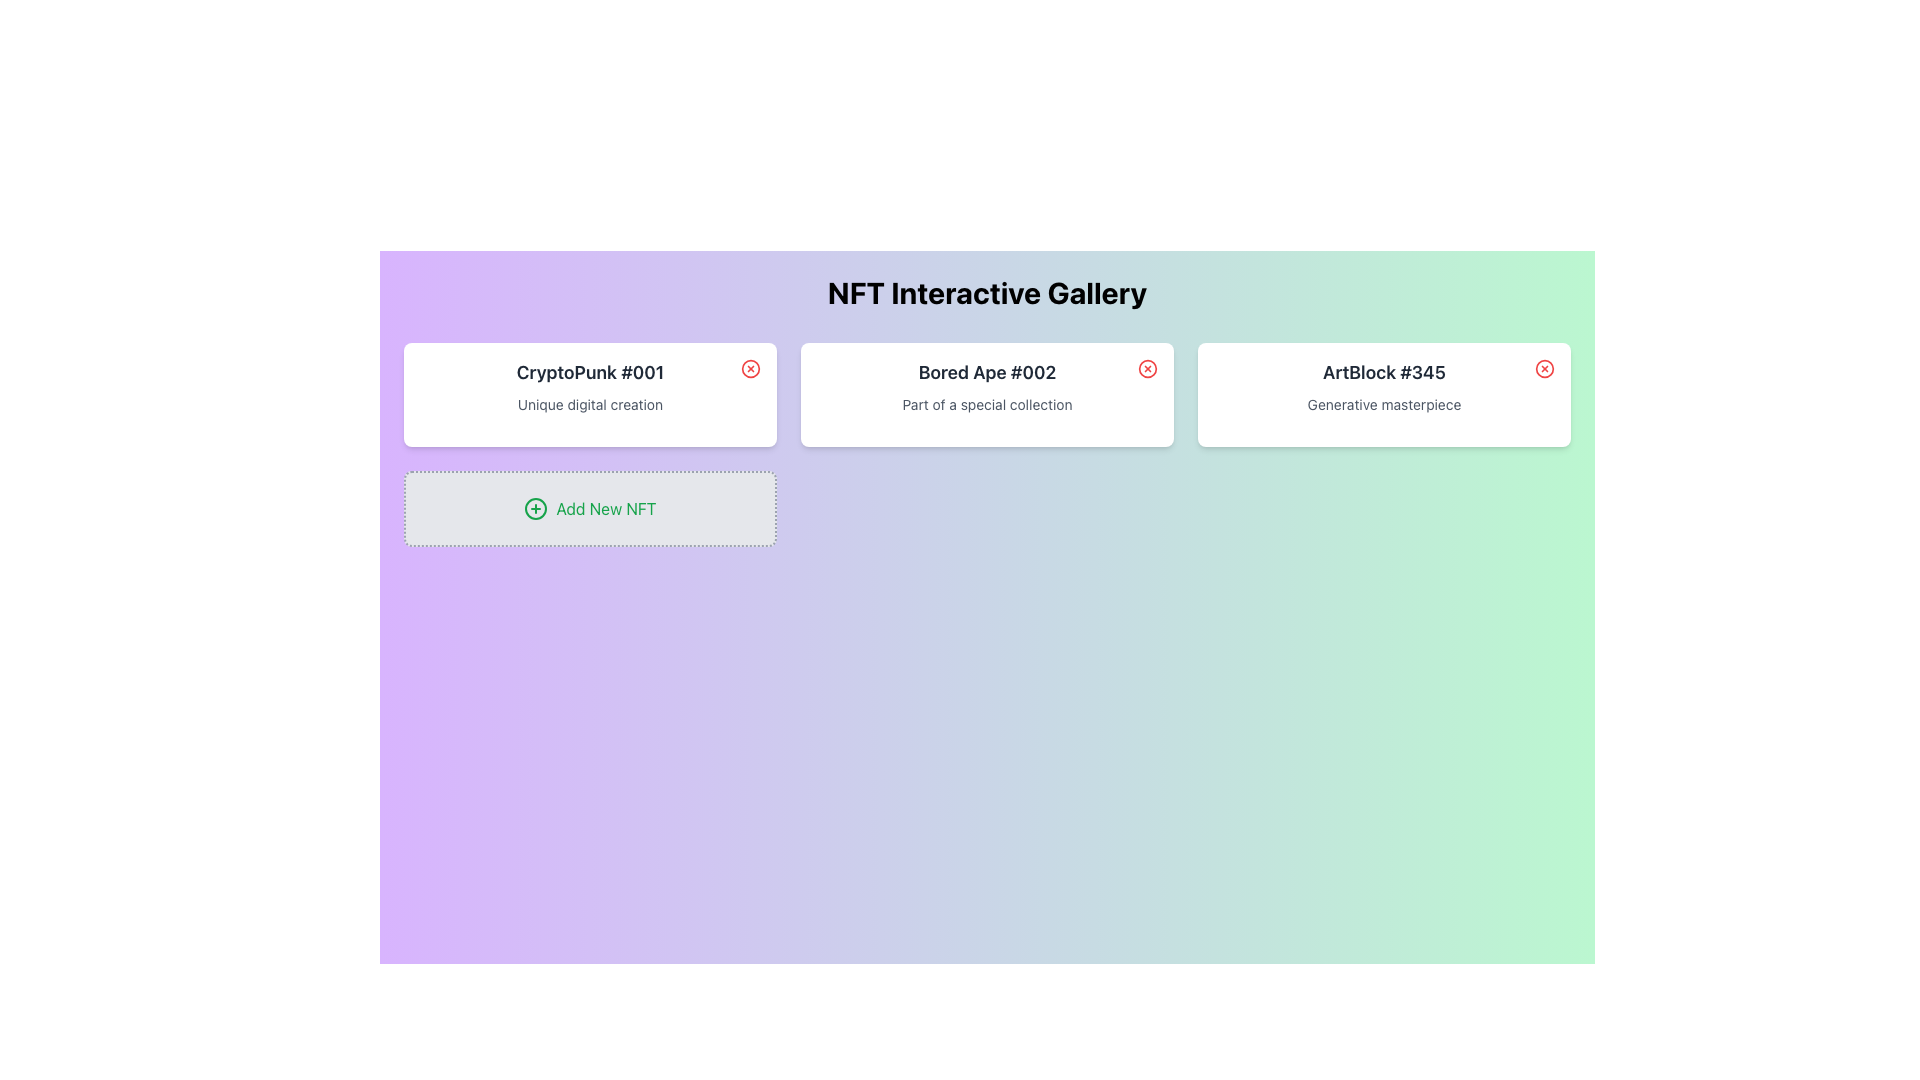 This screenshot has height=1080, width=1920. What do you see at coordinates (589, 373) in the screenshot?
I see `the title text label of the NFT item located at the topmost position within the leftmost card in a row of three cards` at bounding box center [589, 373].